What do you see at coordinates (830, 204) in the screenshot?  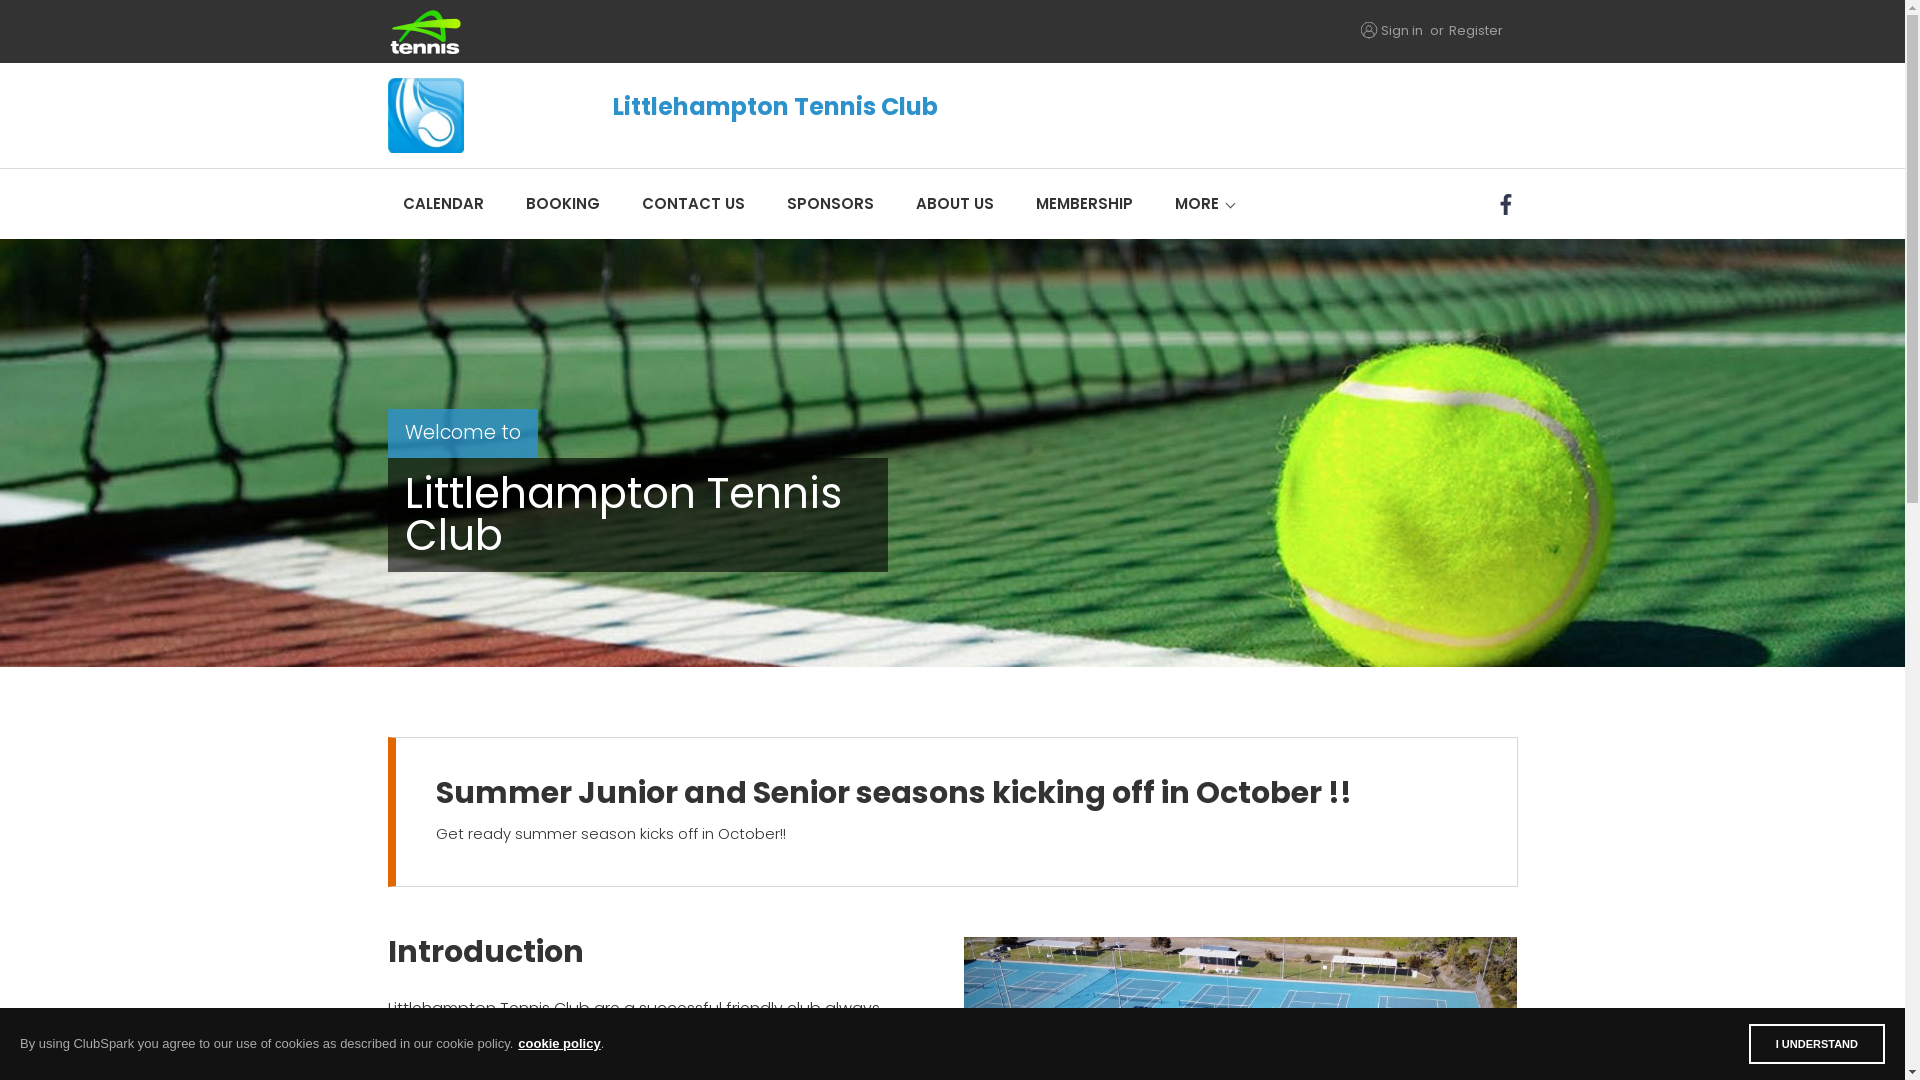 I see `'SPONSORS'` at bounding box center [830, 204].